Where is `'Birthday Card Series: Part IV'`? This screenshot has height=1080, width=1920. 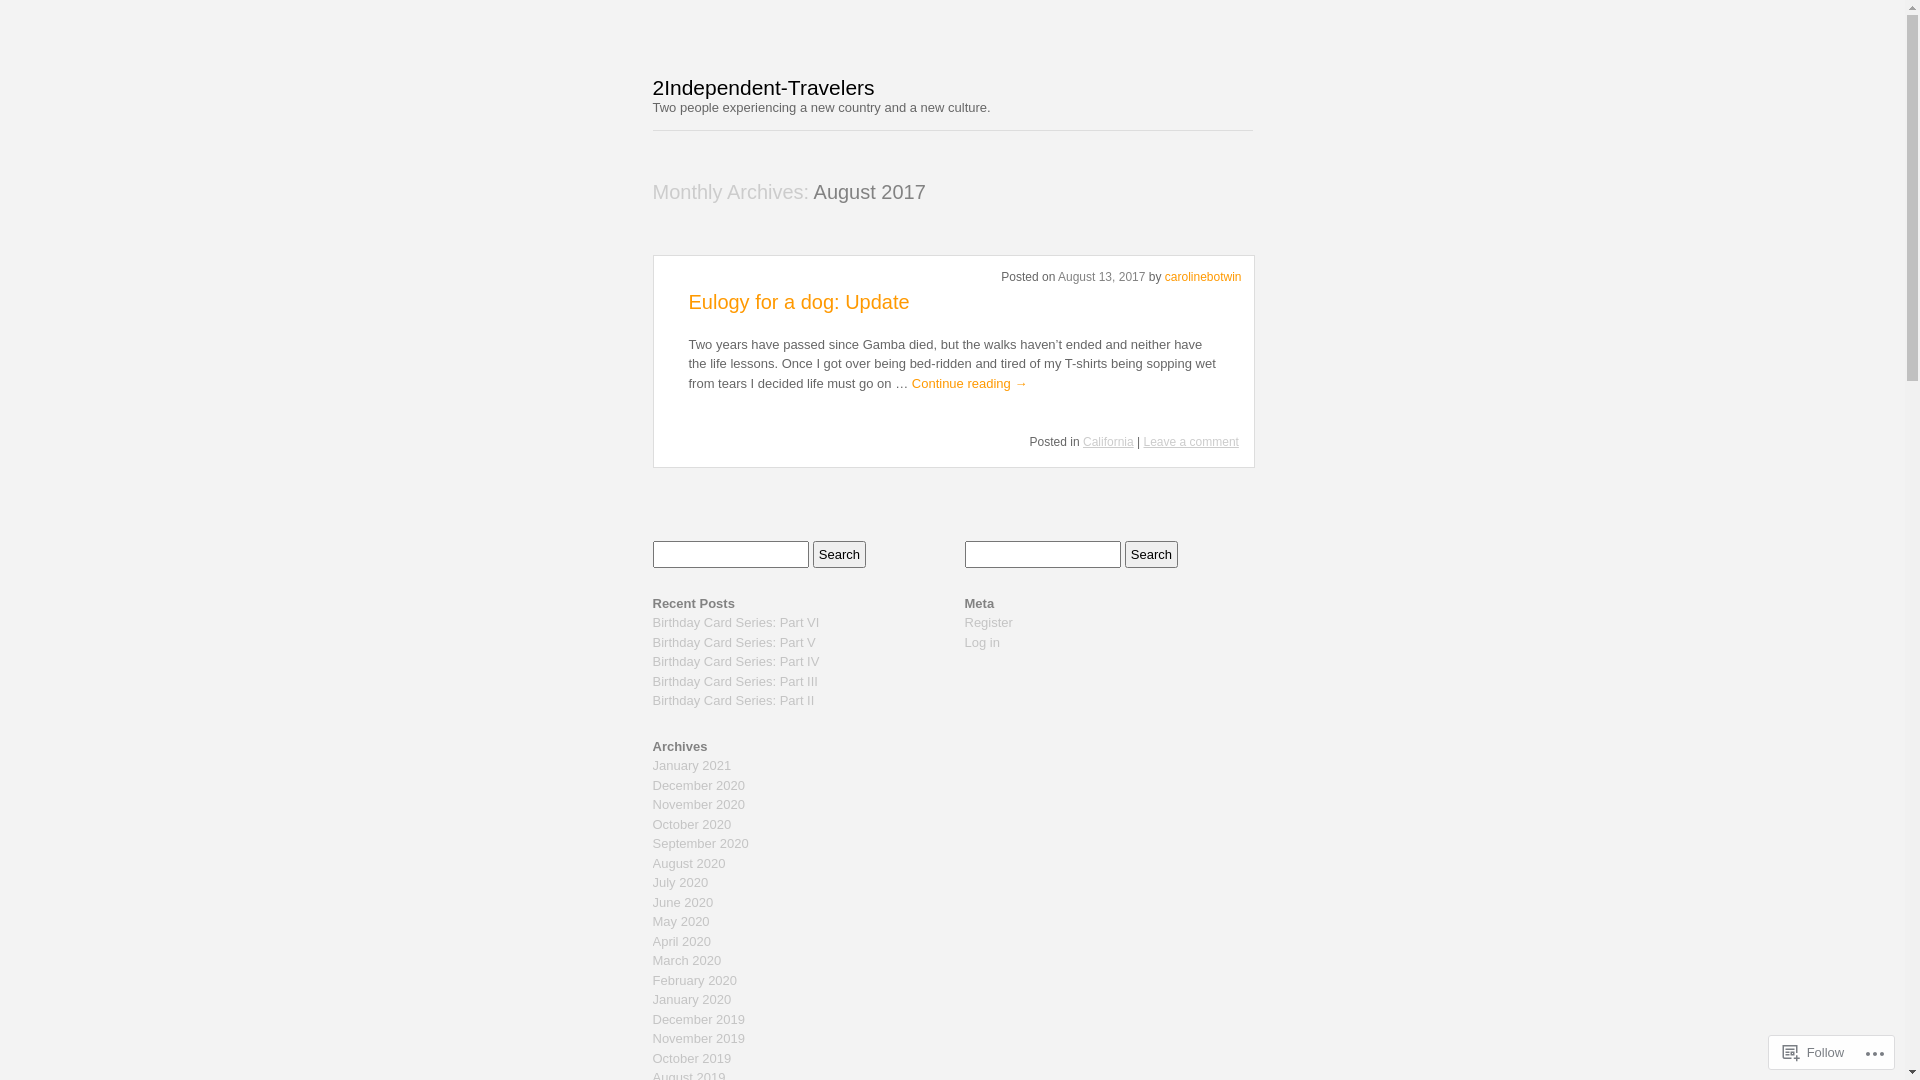
'Birthday Card Series: Part IV' is located at coordinates (652, 661).